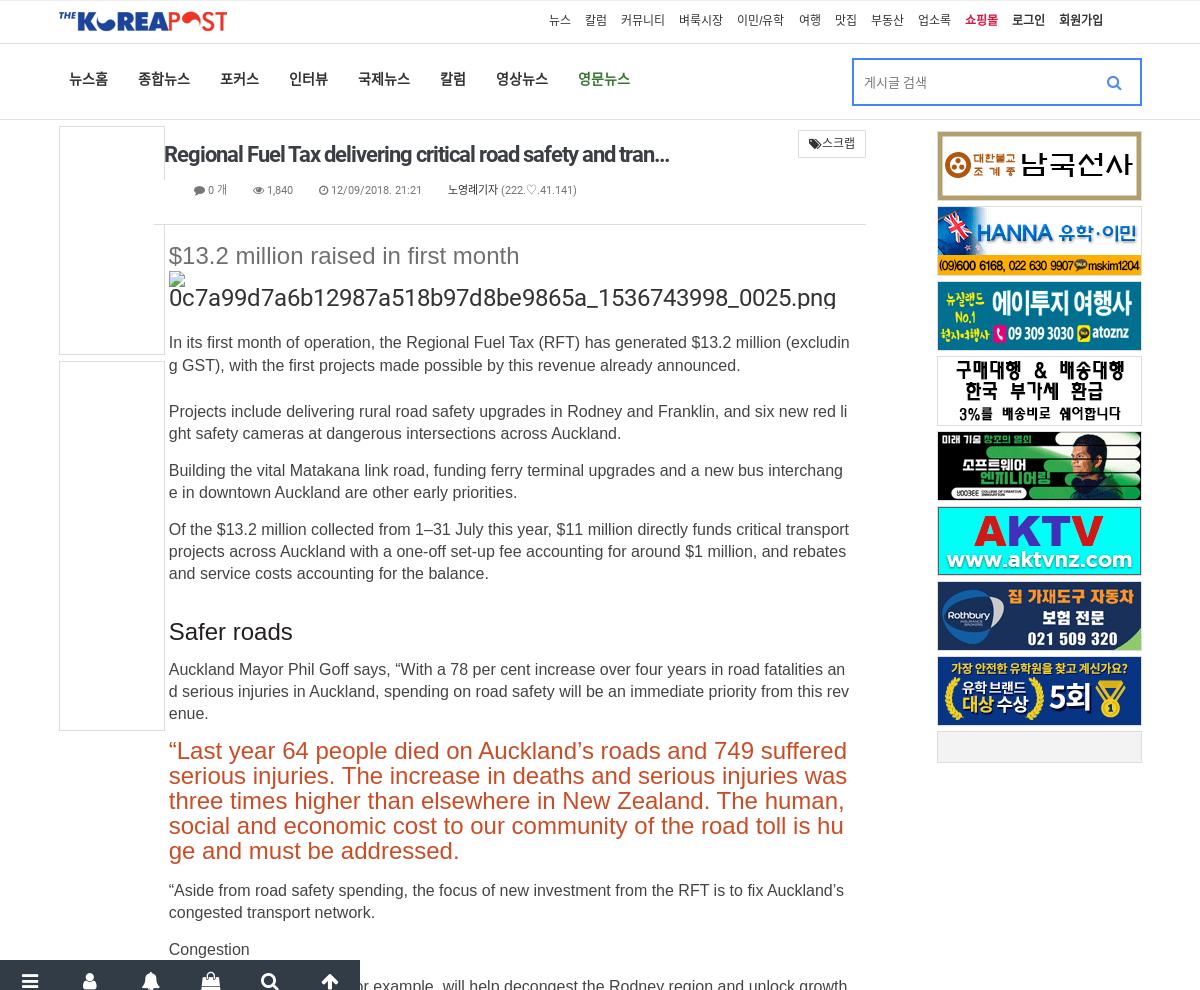 The width and height of the screenshot is (1200, 990). Describe the element at coordinates (161, 154) in the screenshot. I see `'Regional Fuel Tax delivering critical road safety and transport projec…'` at that location.